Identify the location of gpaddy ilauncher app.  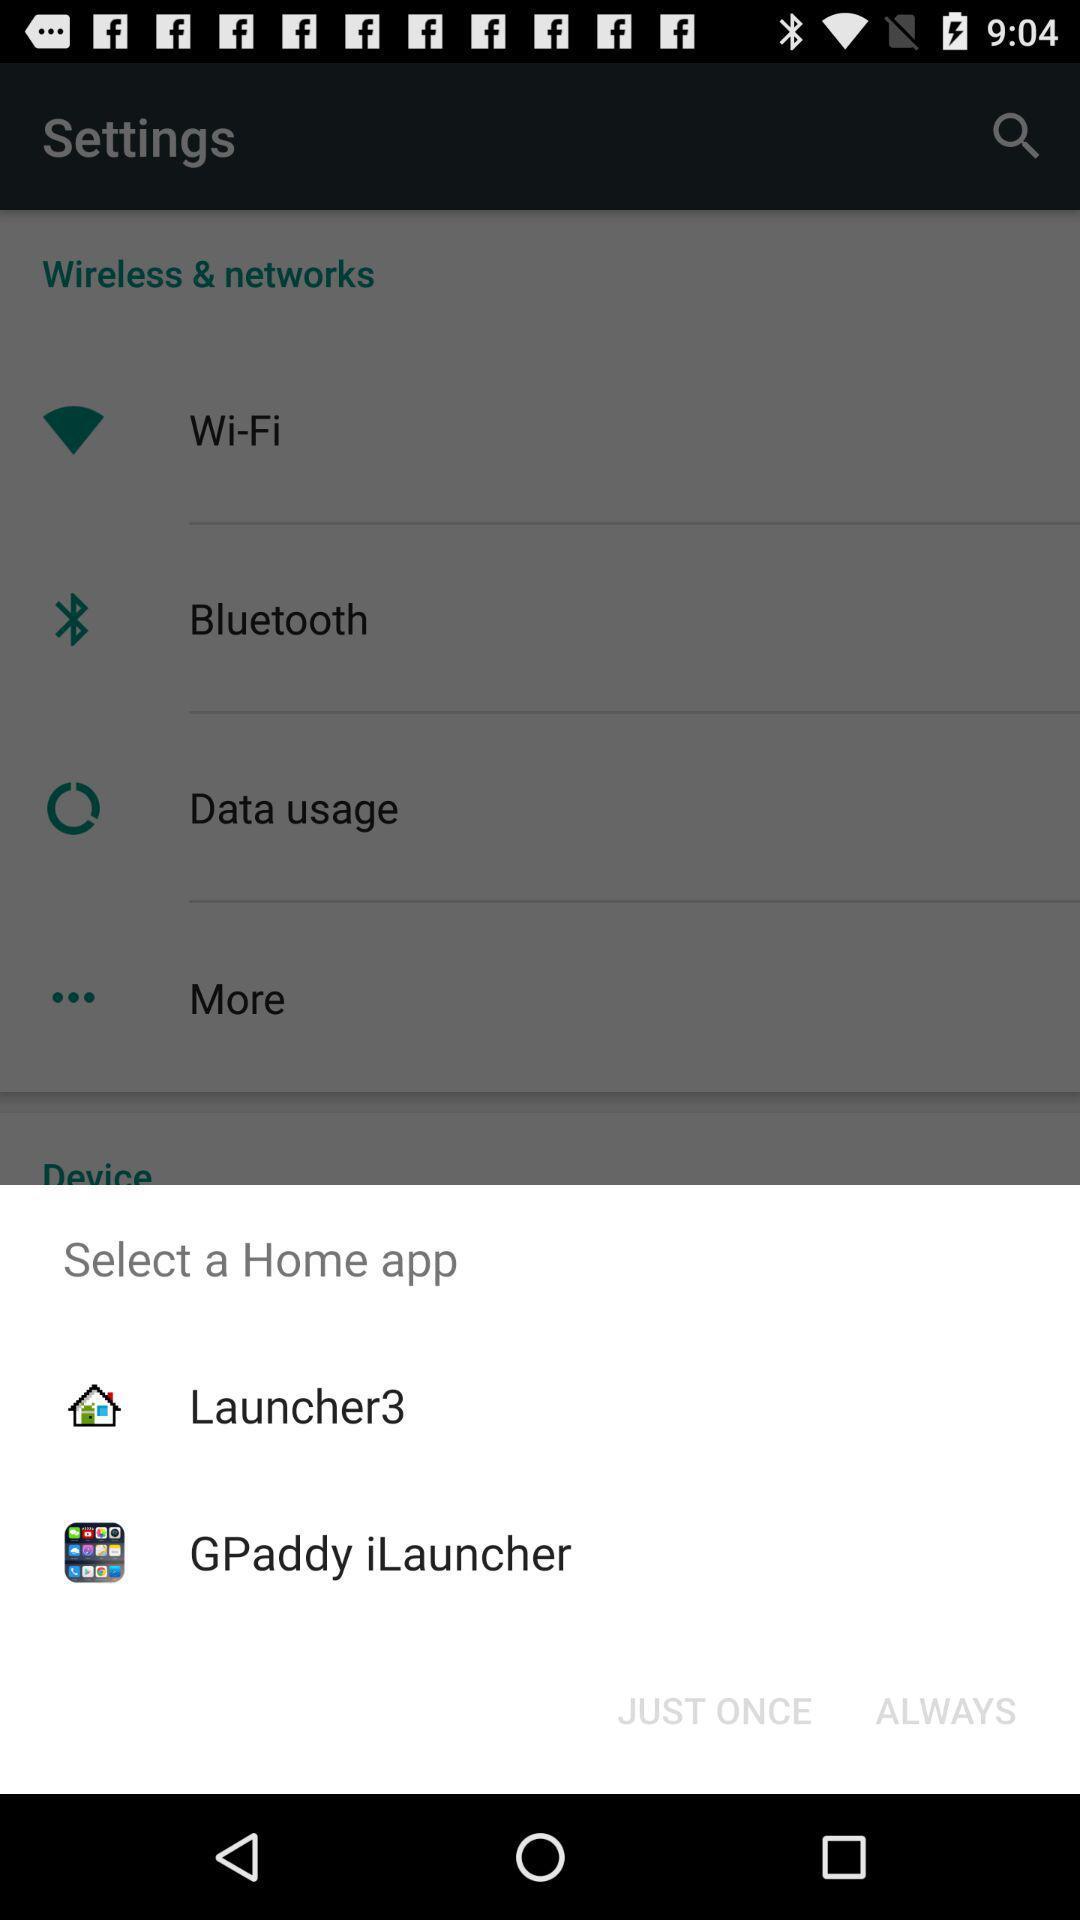
(380, 1551).